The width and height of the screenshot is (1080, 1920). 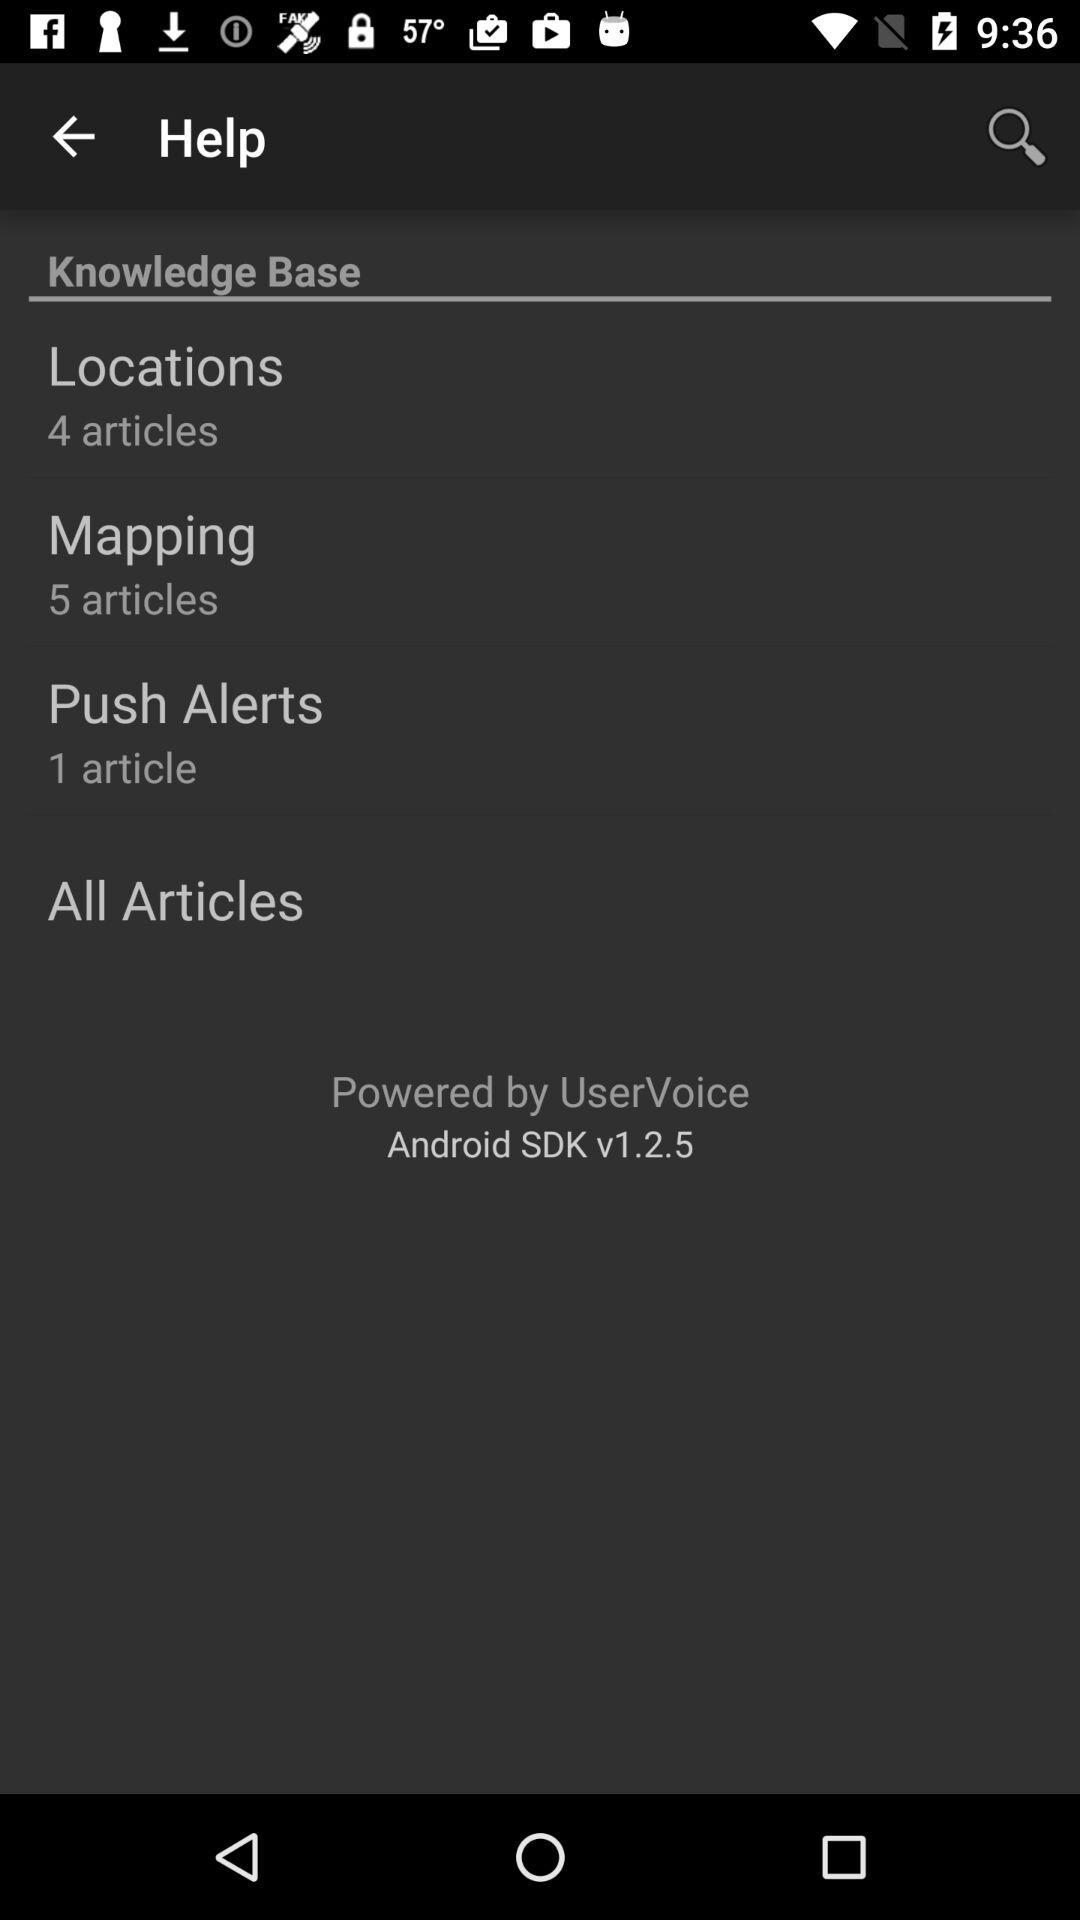 What do you see at coordinates (164, 364) in the screenshot?
I see `item below knowledge base` at bounding box center [164, 364].